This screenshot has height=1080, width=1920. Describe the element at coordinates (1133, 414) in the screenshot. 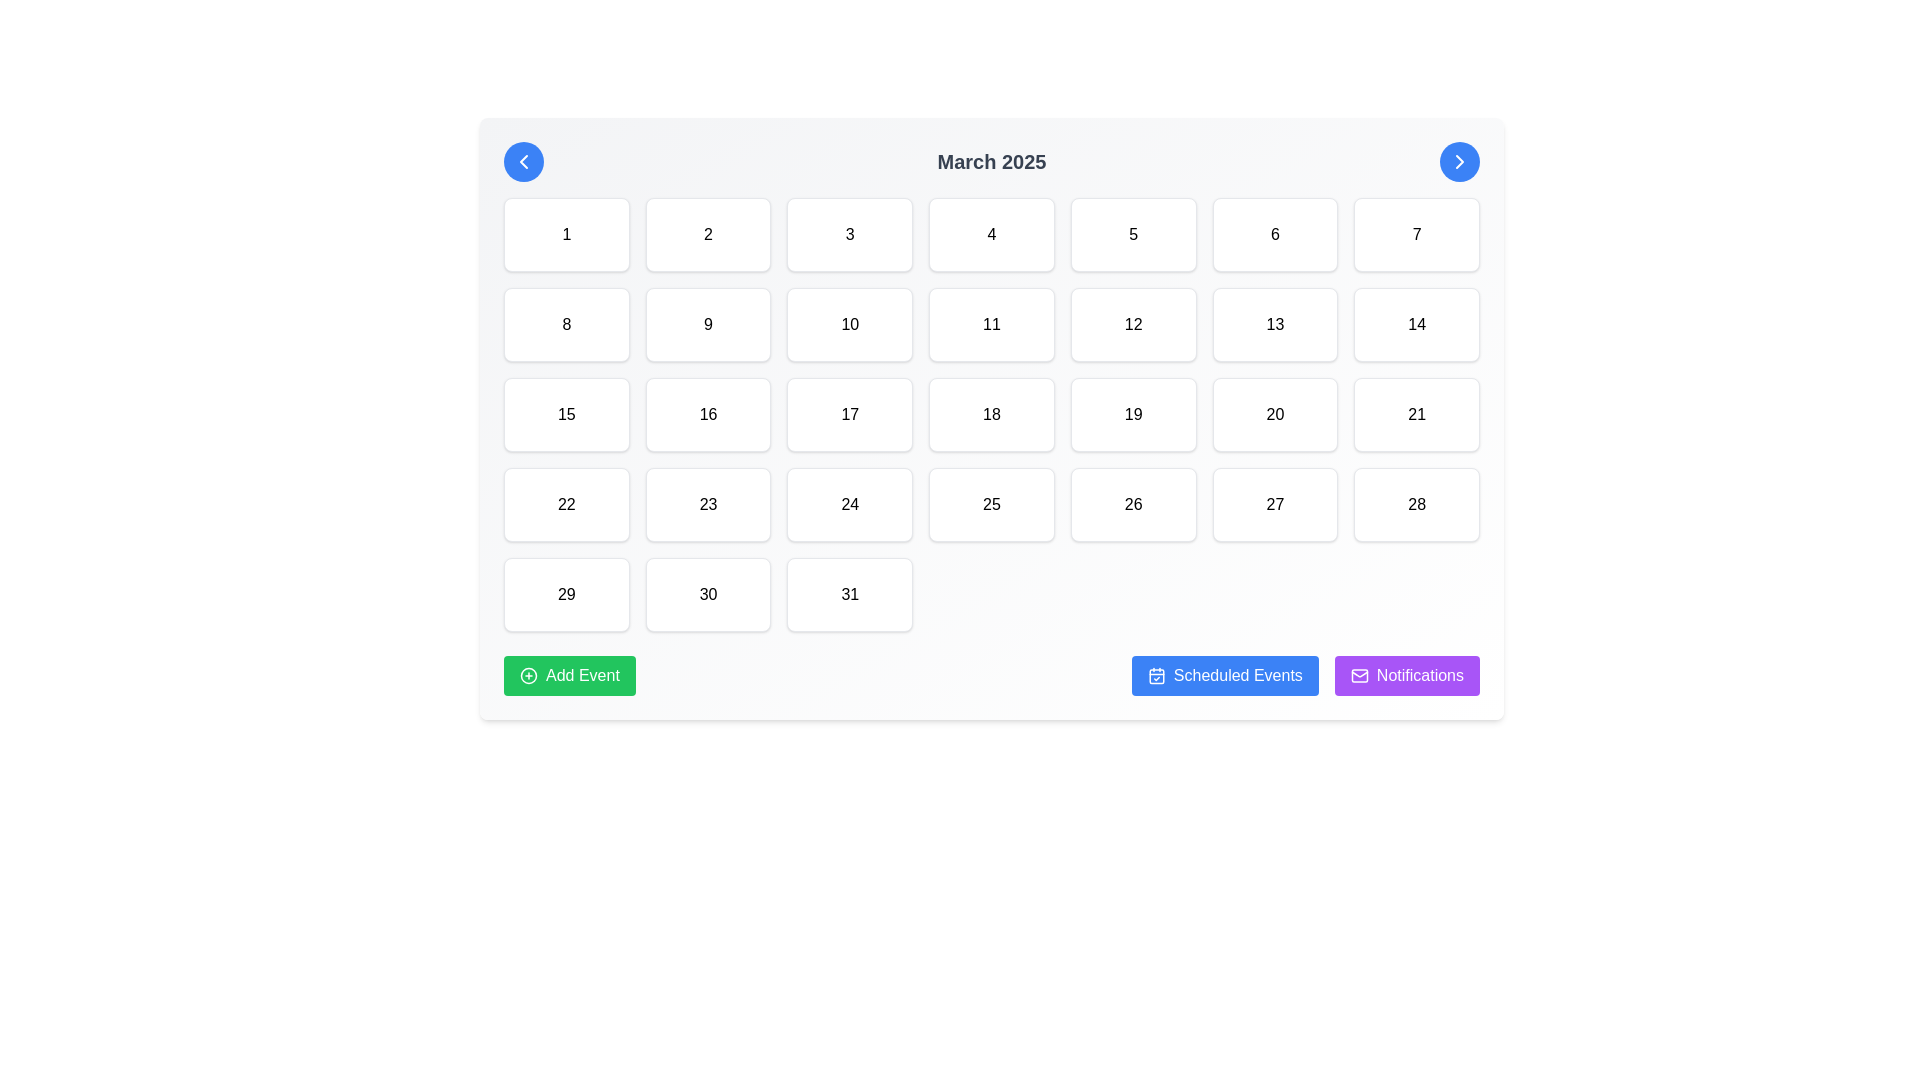

I see `the static calendar cell displaying the number '19', which is a rounded rectangle with a white background and a black number centered inside` at that location.